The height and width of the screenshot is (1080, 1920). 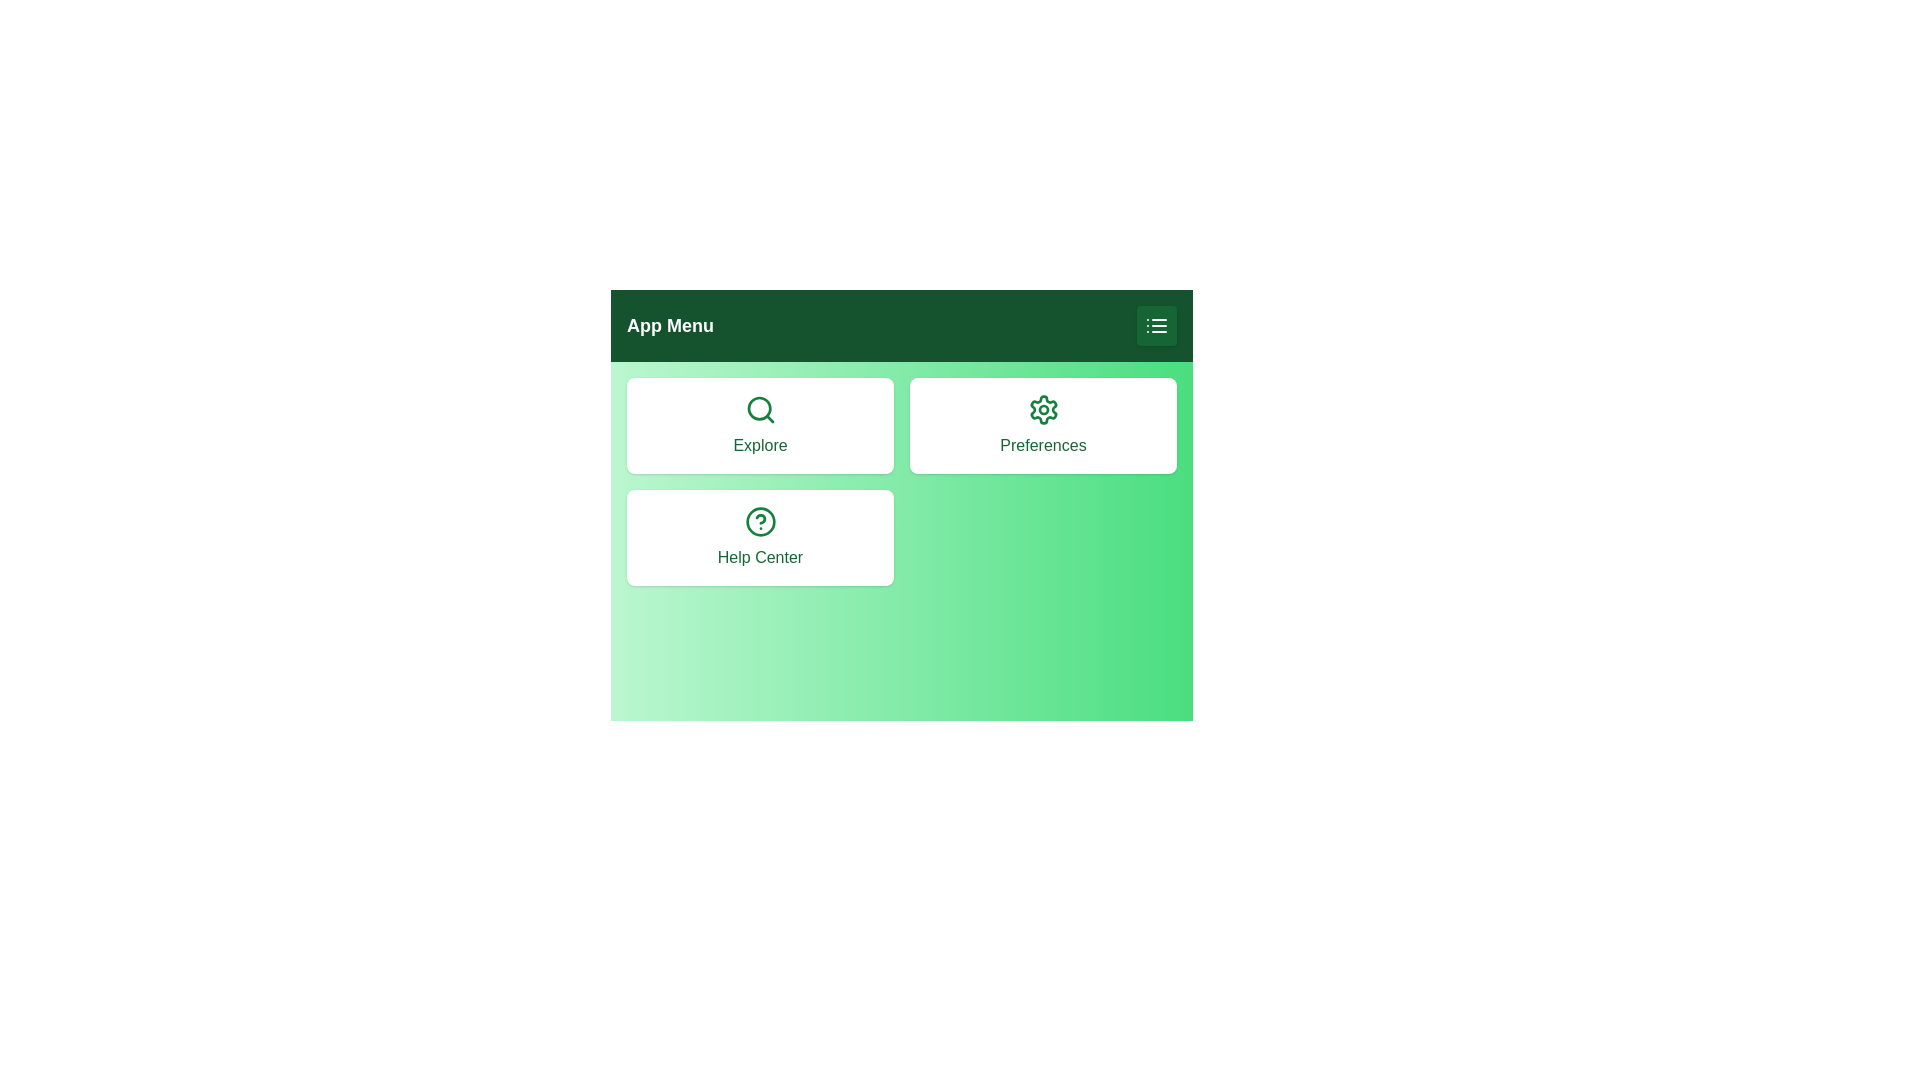 I want to click on menu button to toggle the menu visibility, so click(x=1156, y=325).